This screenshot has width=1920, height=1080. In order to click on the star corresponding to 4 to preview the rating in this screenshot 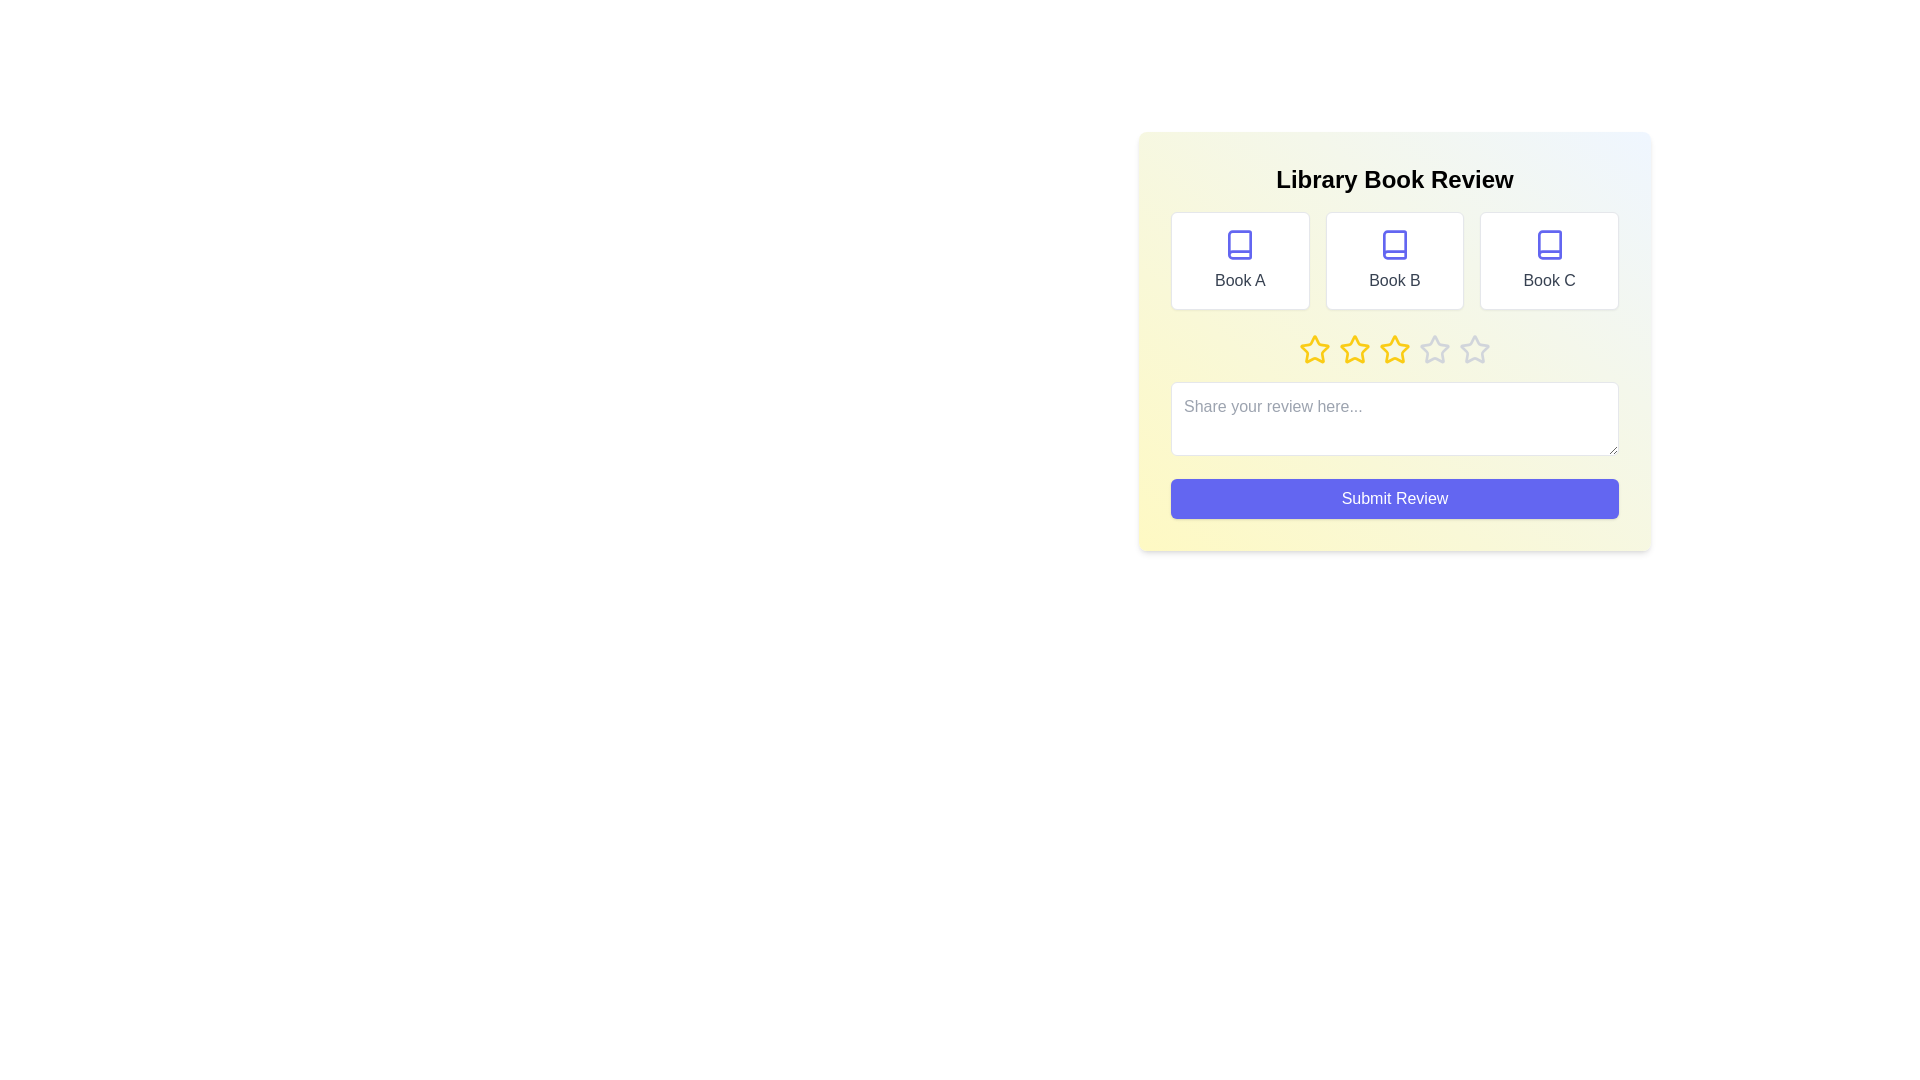, I will do `click(1434, 349)`.